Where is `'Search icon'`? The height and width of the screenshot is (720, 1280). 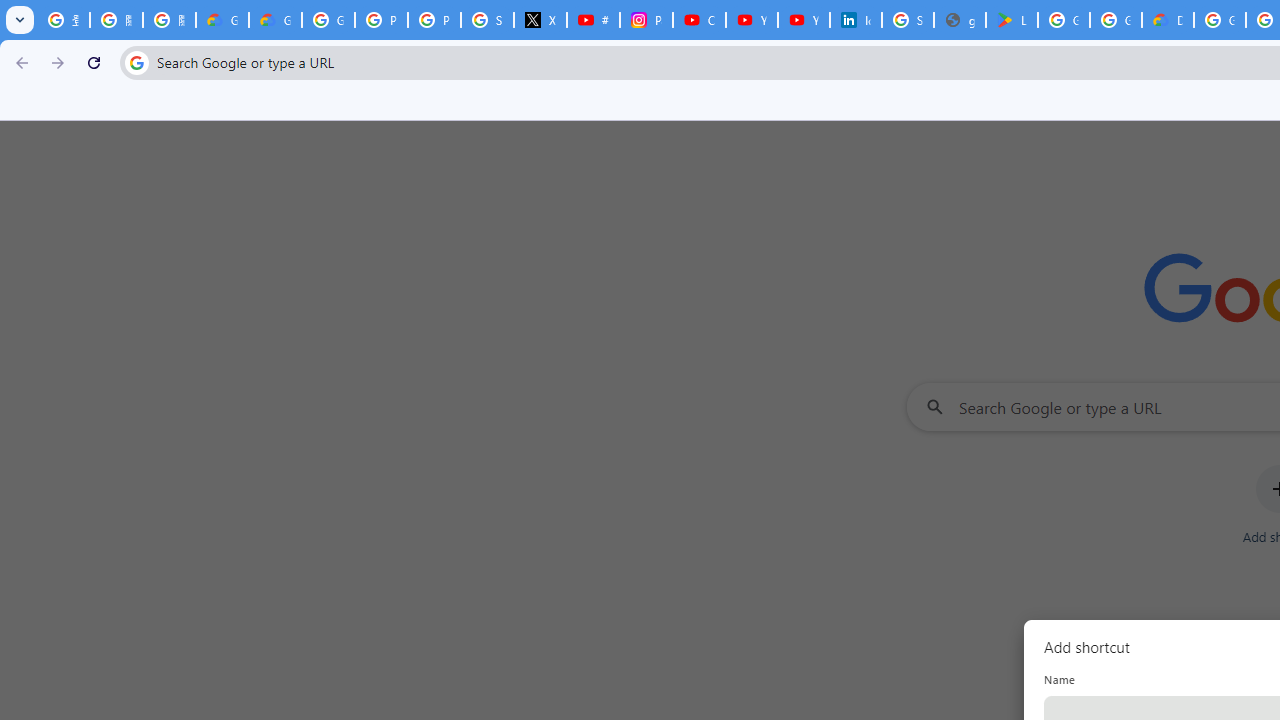 'Search icon' is located at coordinates (135, 61).